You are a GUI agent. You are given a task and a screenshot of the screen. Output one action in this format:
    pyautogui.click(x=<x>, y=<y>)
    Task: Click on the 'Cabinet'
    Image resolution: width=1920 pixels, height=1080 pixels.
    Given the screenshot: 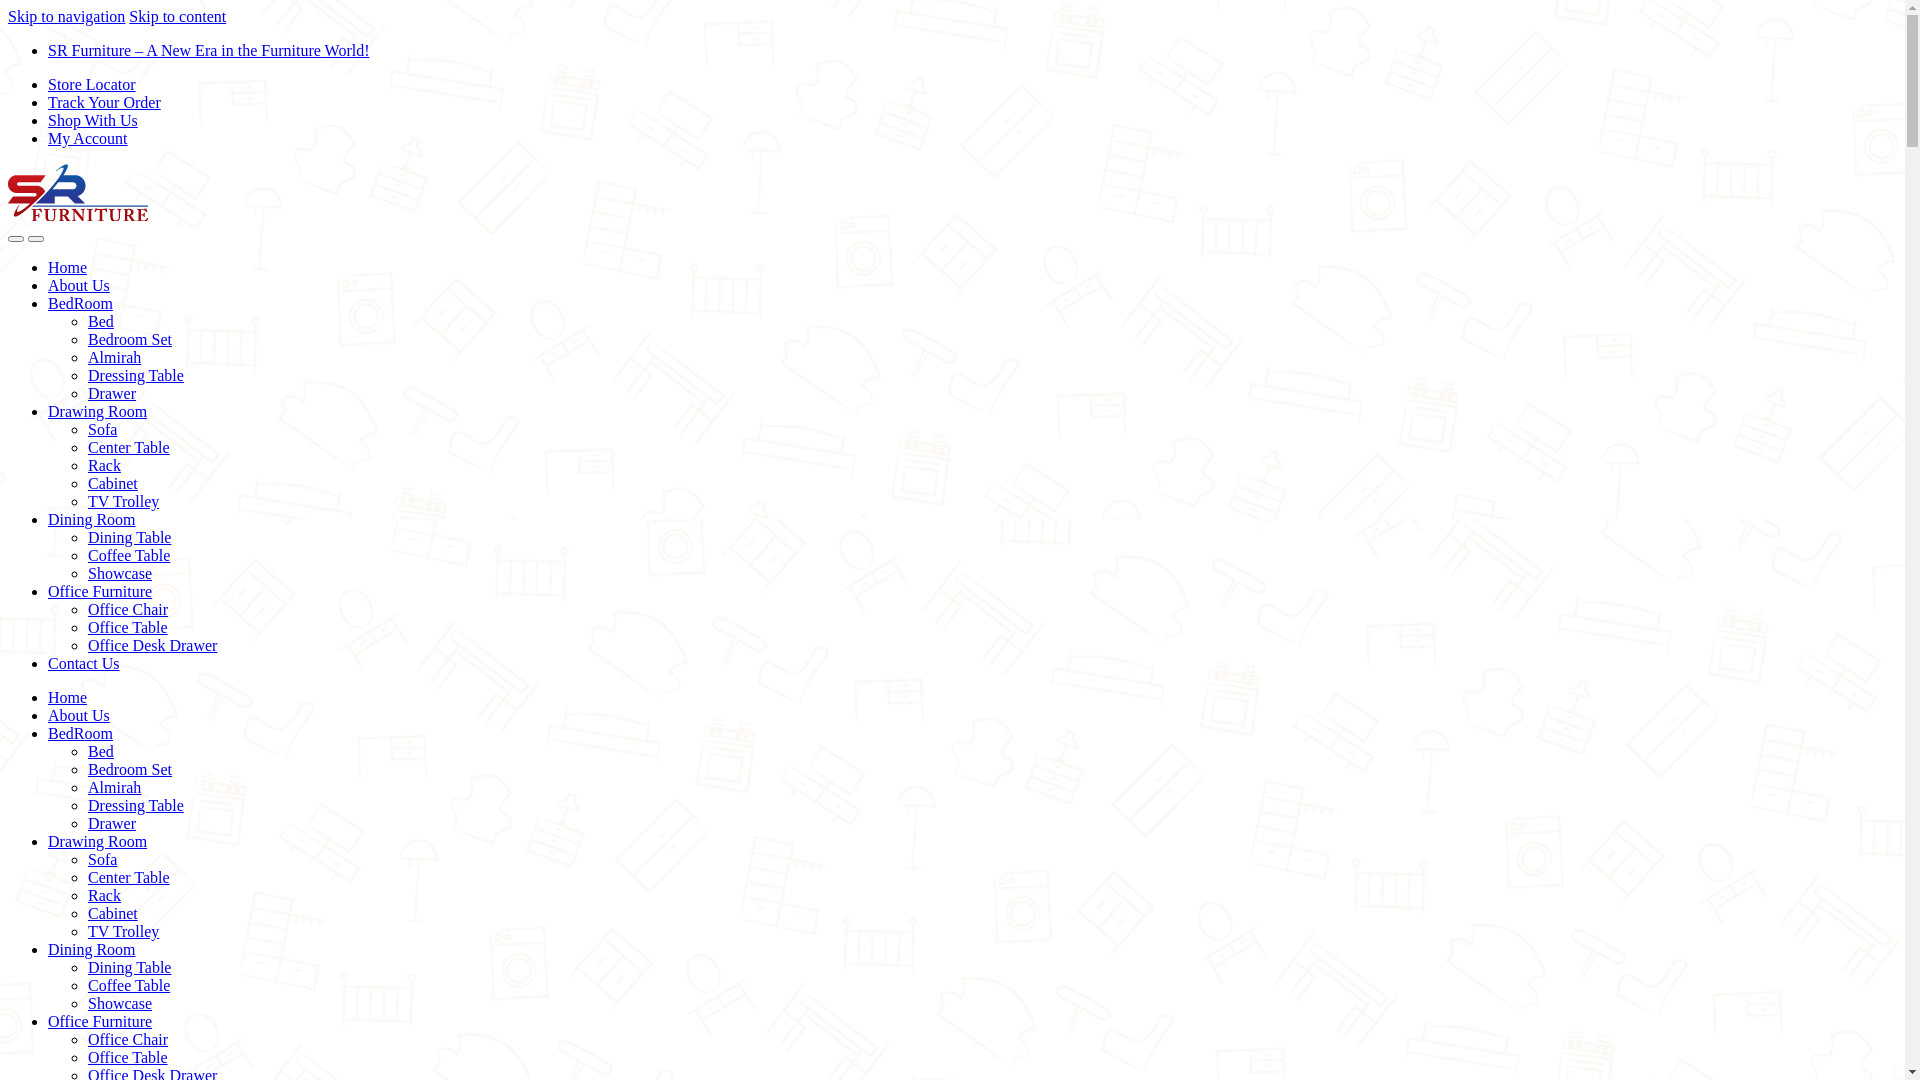 What is the action you would take?
    pyautogui.click(x=112, y=913)
    